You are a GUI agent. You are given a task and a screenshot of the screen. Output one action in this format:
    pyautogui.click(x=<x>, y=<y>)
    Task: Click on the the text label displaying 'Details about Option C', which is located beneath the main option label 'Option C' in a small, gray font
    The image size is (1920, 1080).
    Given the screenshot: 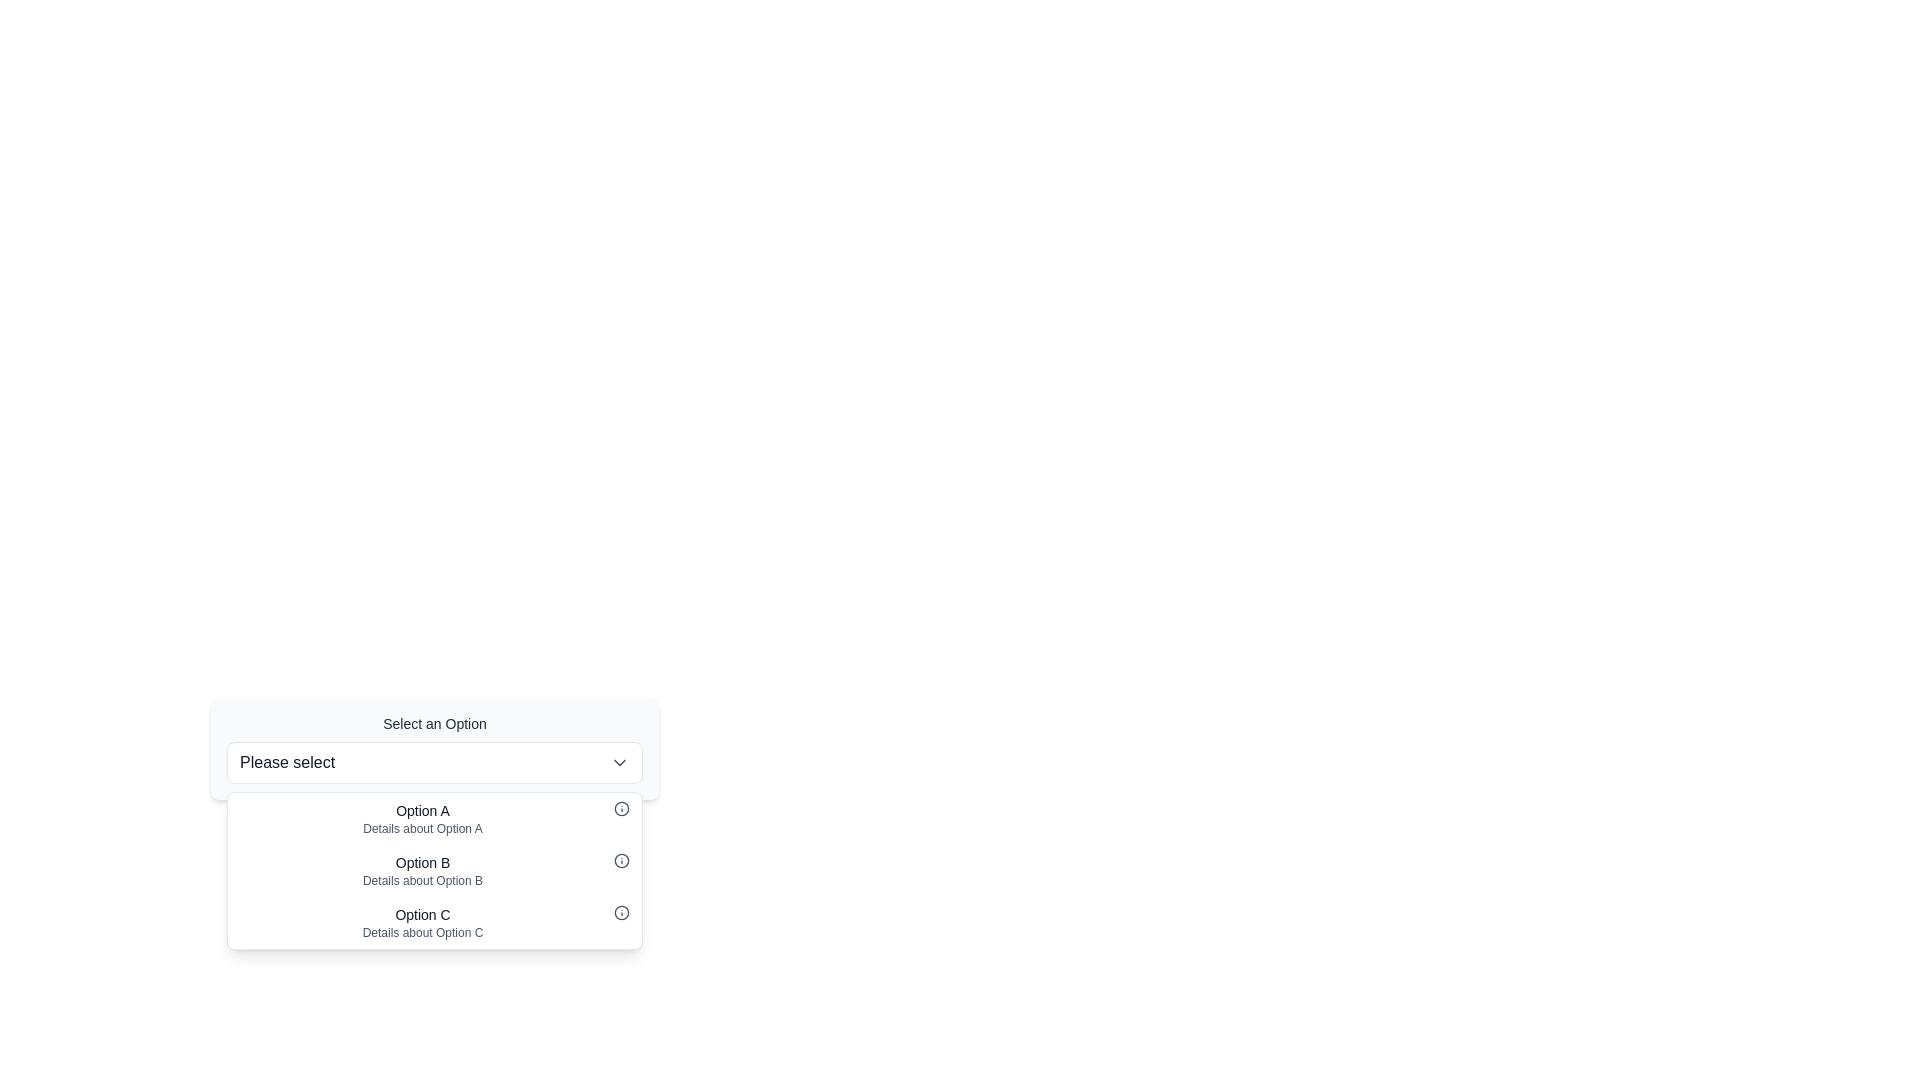 What is the action you would take?
    pyautogui.click(x=421, y=933)
    